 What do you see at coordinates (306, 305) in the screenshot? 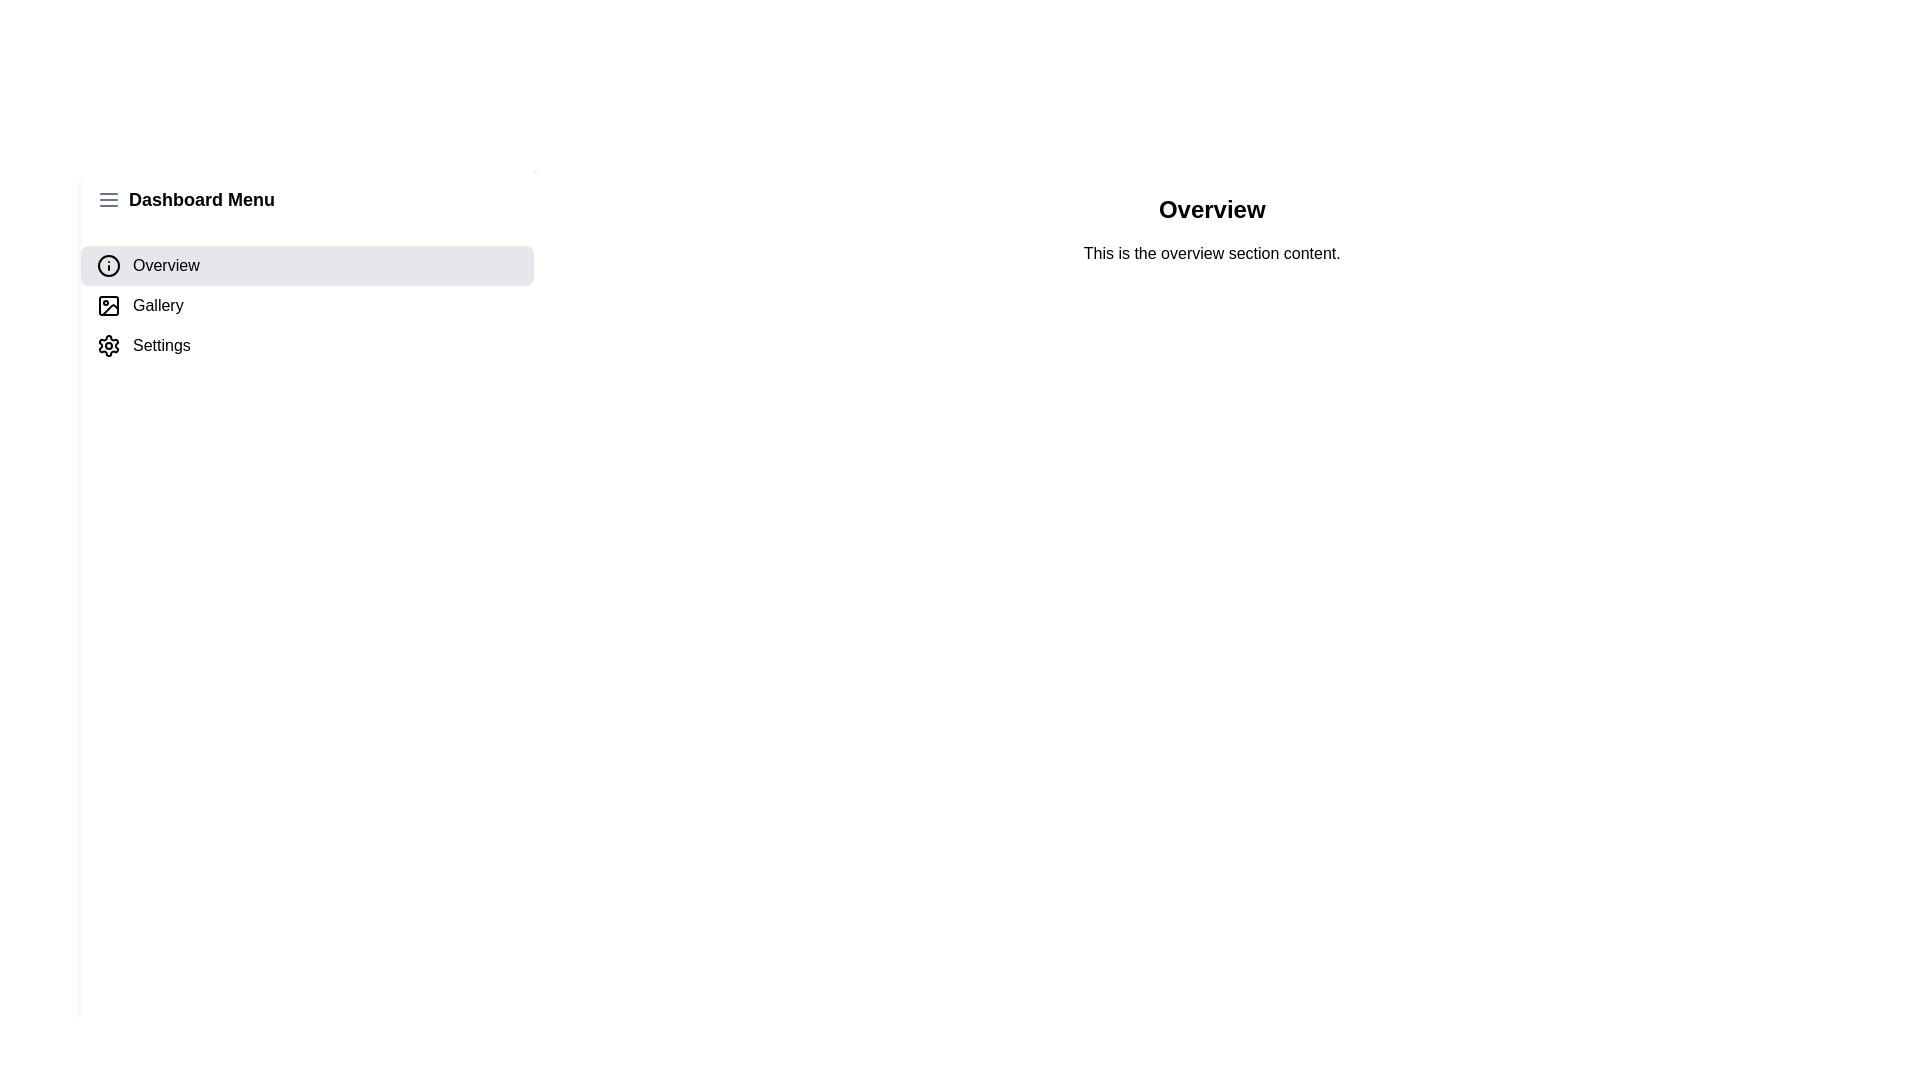
I see `the menu item Gallery to reveal its hover effect` at bounding box center [306, 305].